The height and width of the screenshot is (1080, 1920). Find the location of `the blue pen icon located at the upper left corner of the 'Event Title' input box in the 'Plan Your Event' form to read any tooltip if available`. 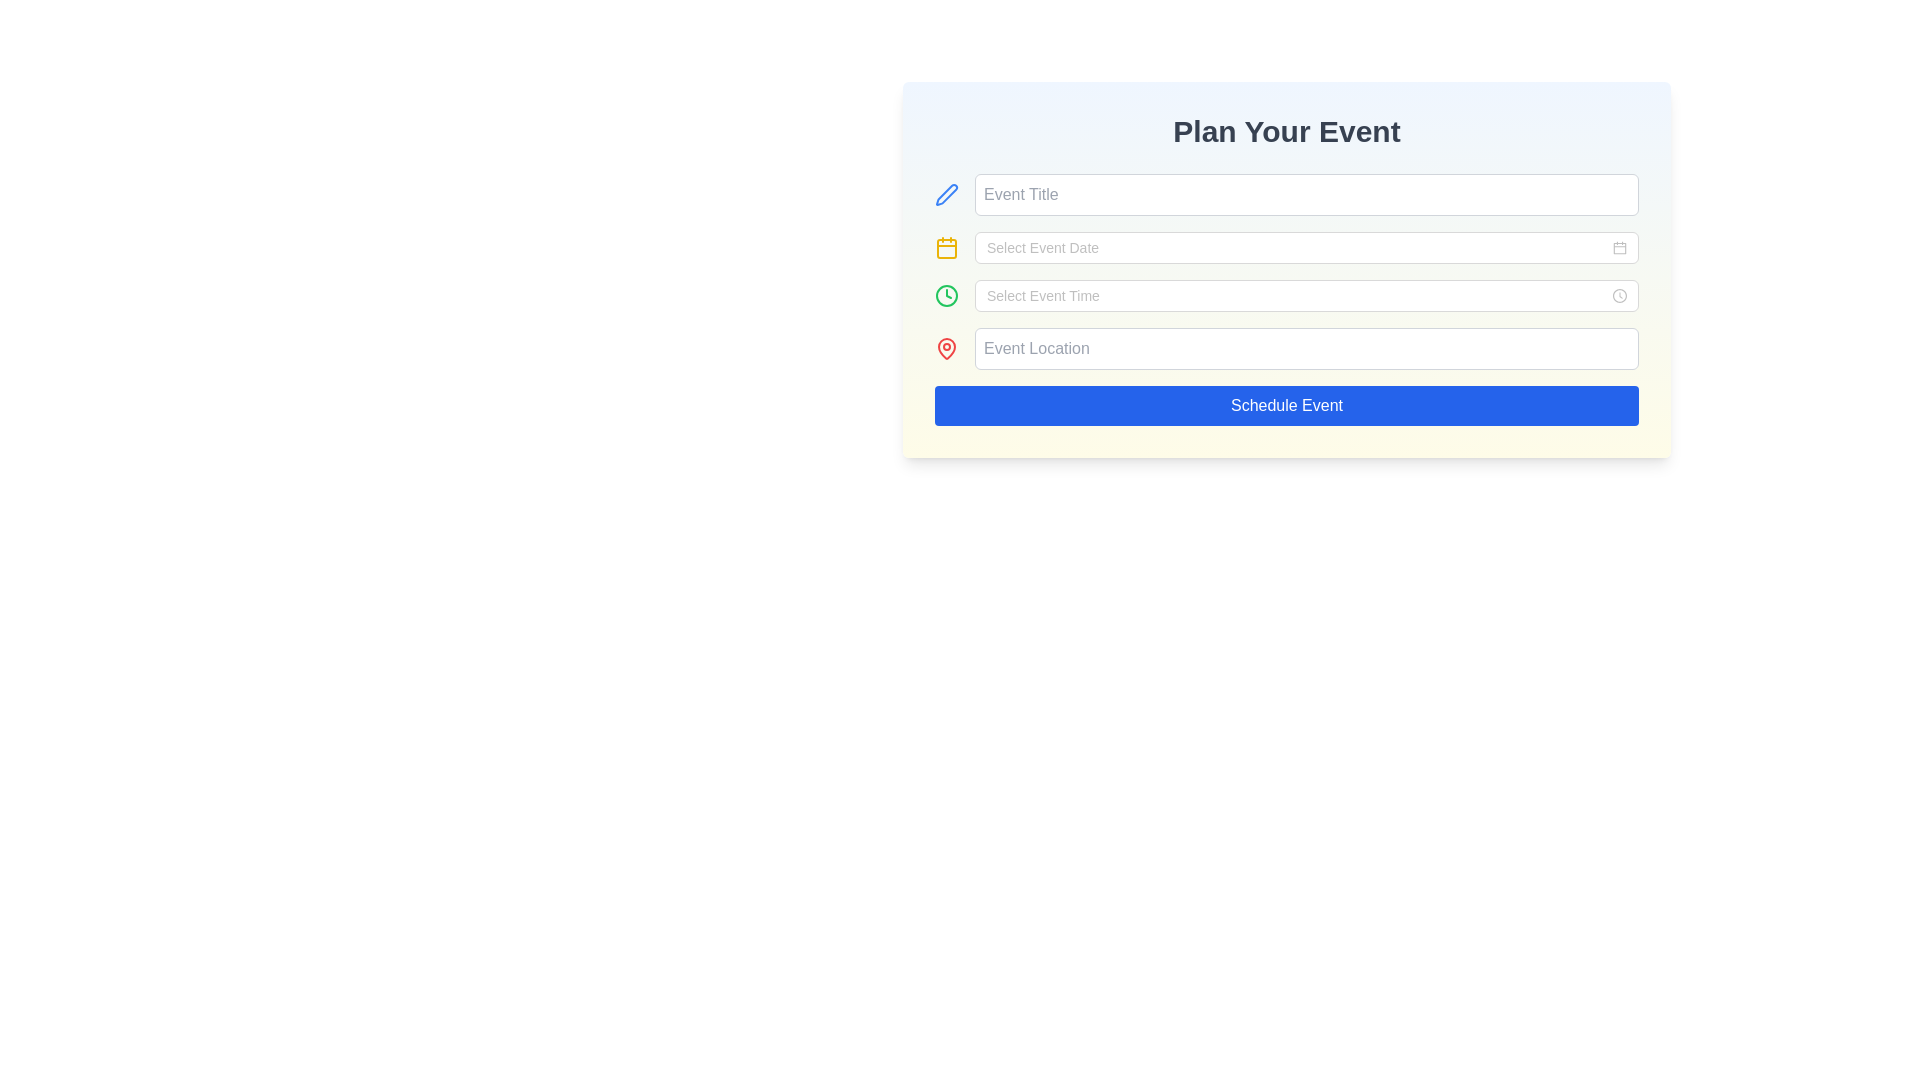

the blue pen icon located at the upper left corner of the 'Event Title' input box in the 'Plan Your Event' form to read any tooltip if available is located at coordinates (945, 195).